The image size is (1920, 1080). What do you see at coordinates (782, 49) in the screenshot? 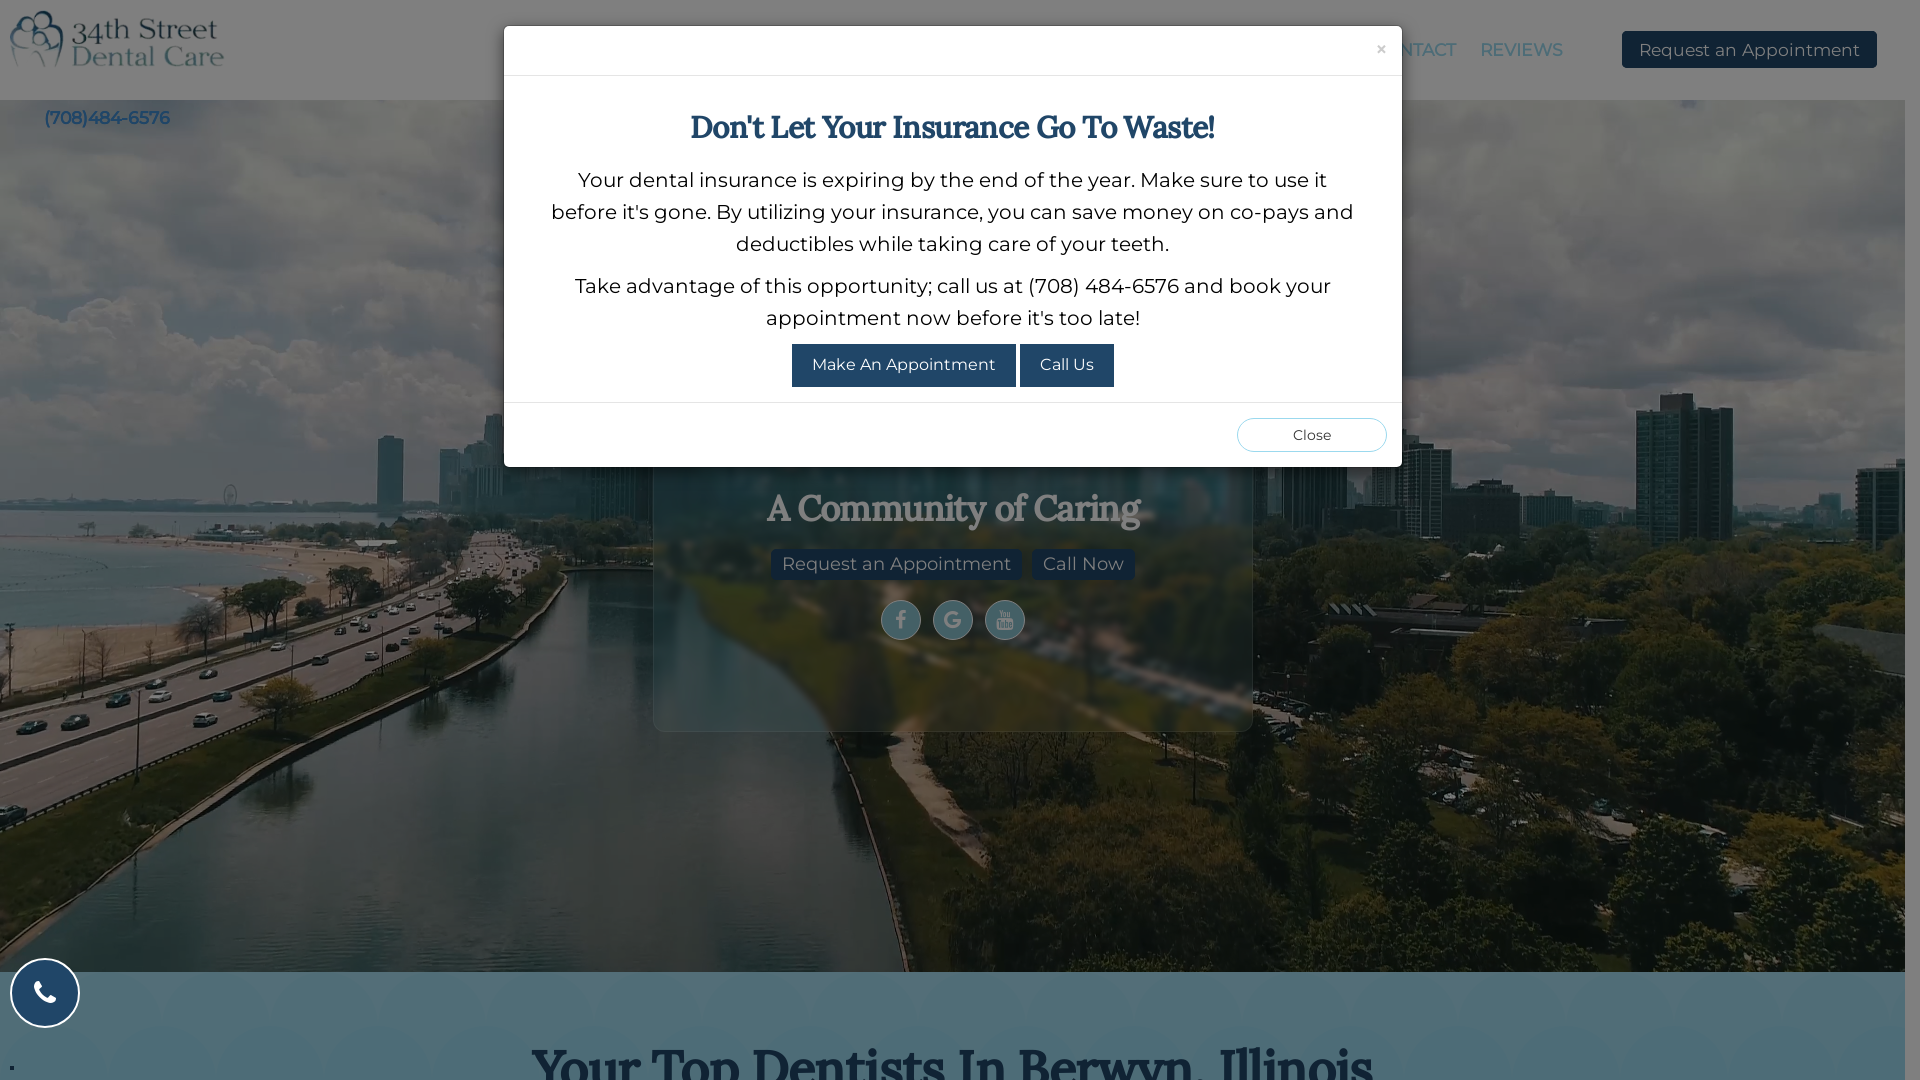
I see `'ABOUT US'` at bounding box center [782, 49].